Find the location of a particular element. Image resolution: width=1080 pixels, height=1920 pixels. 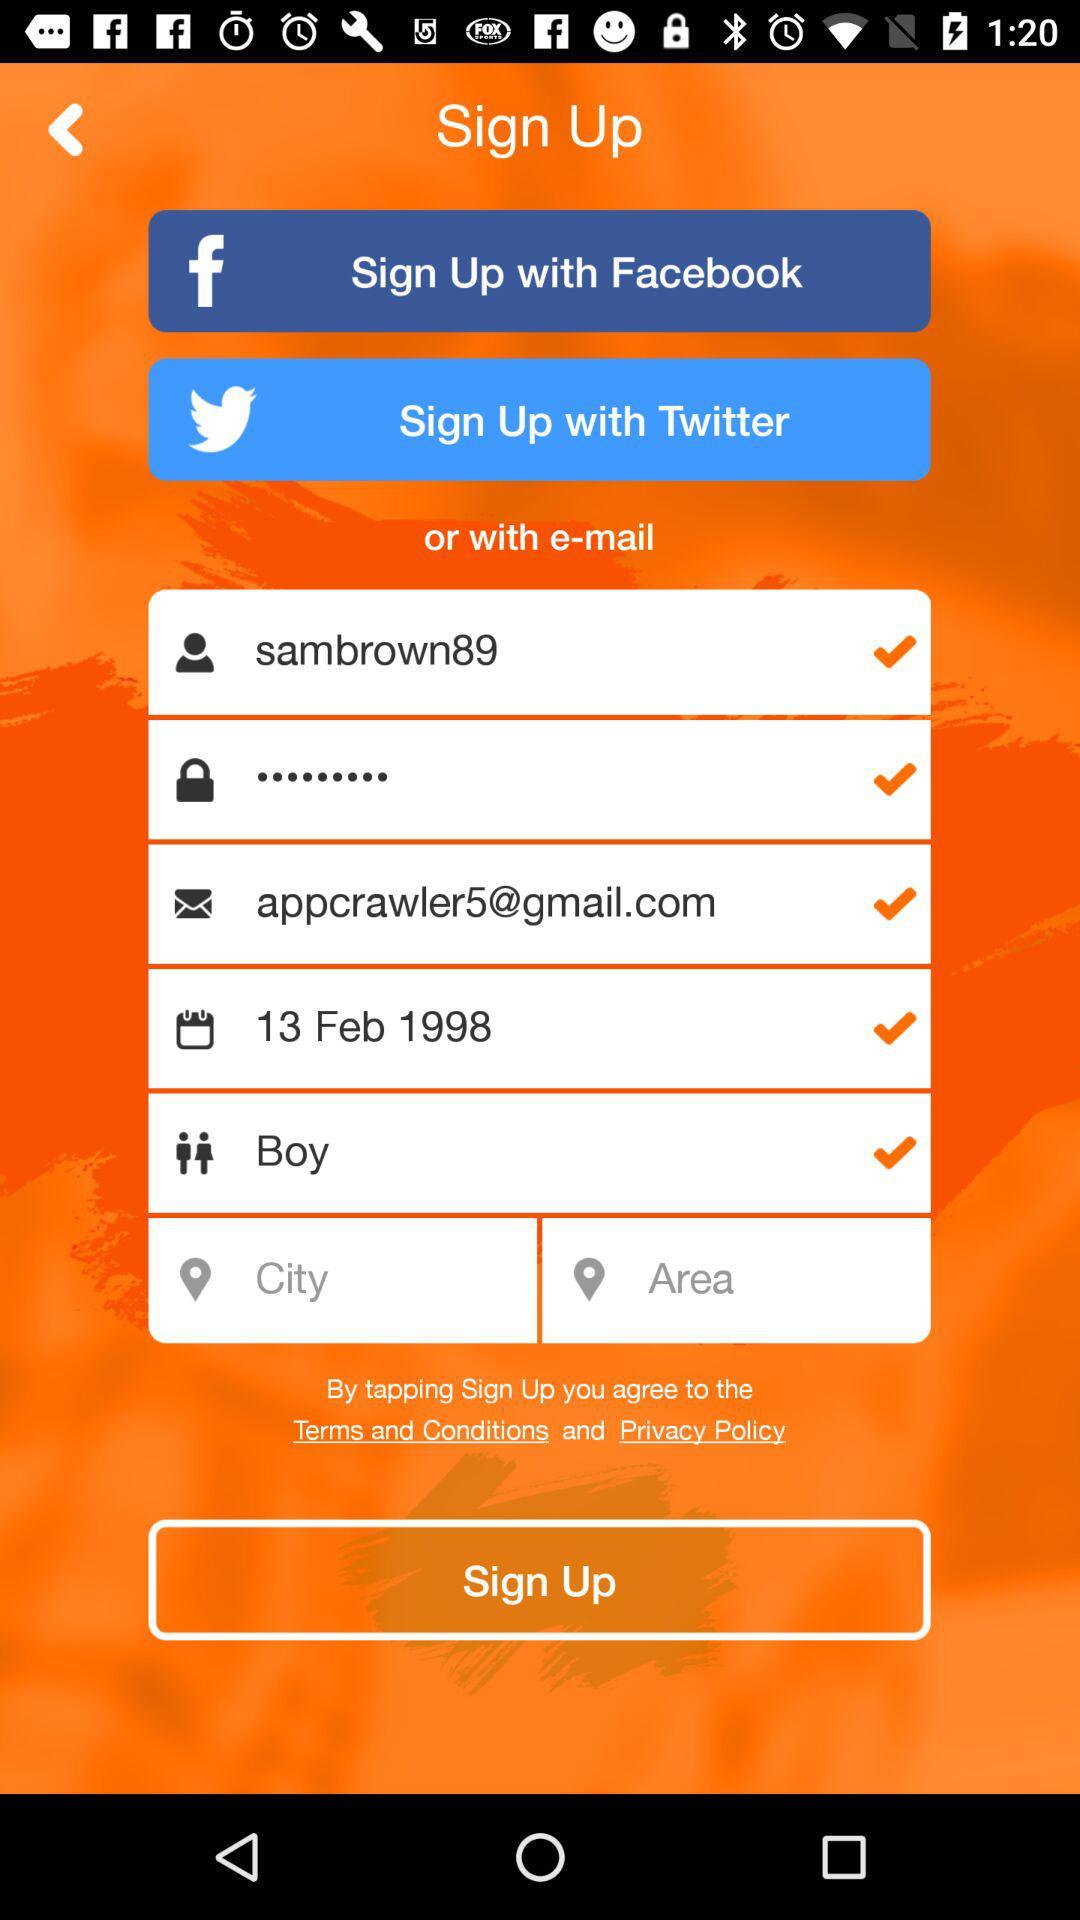

the item below by tapping sign is located at coordinates (420, 1430).